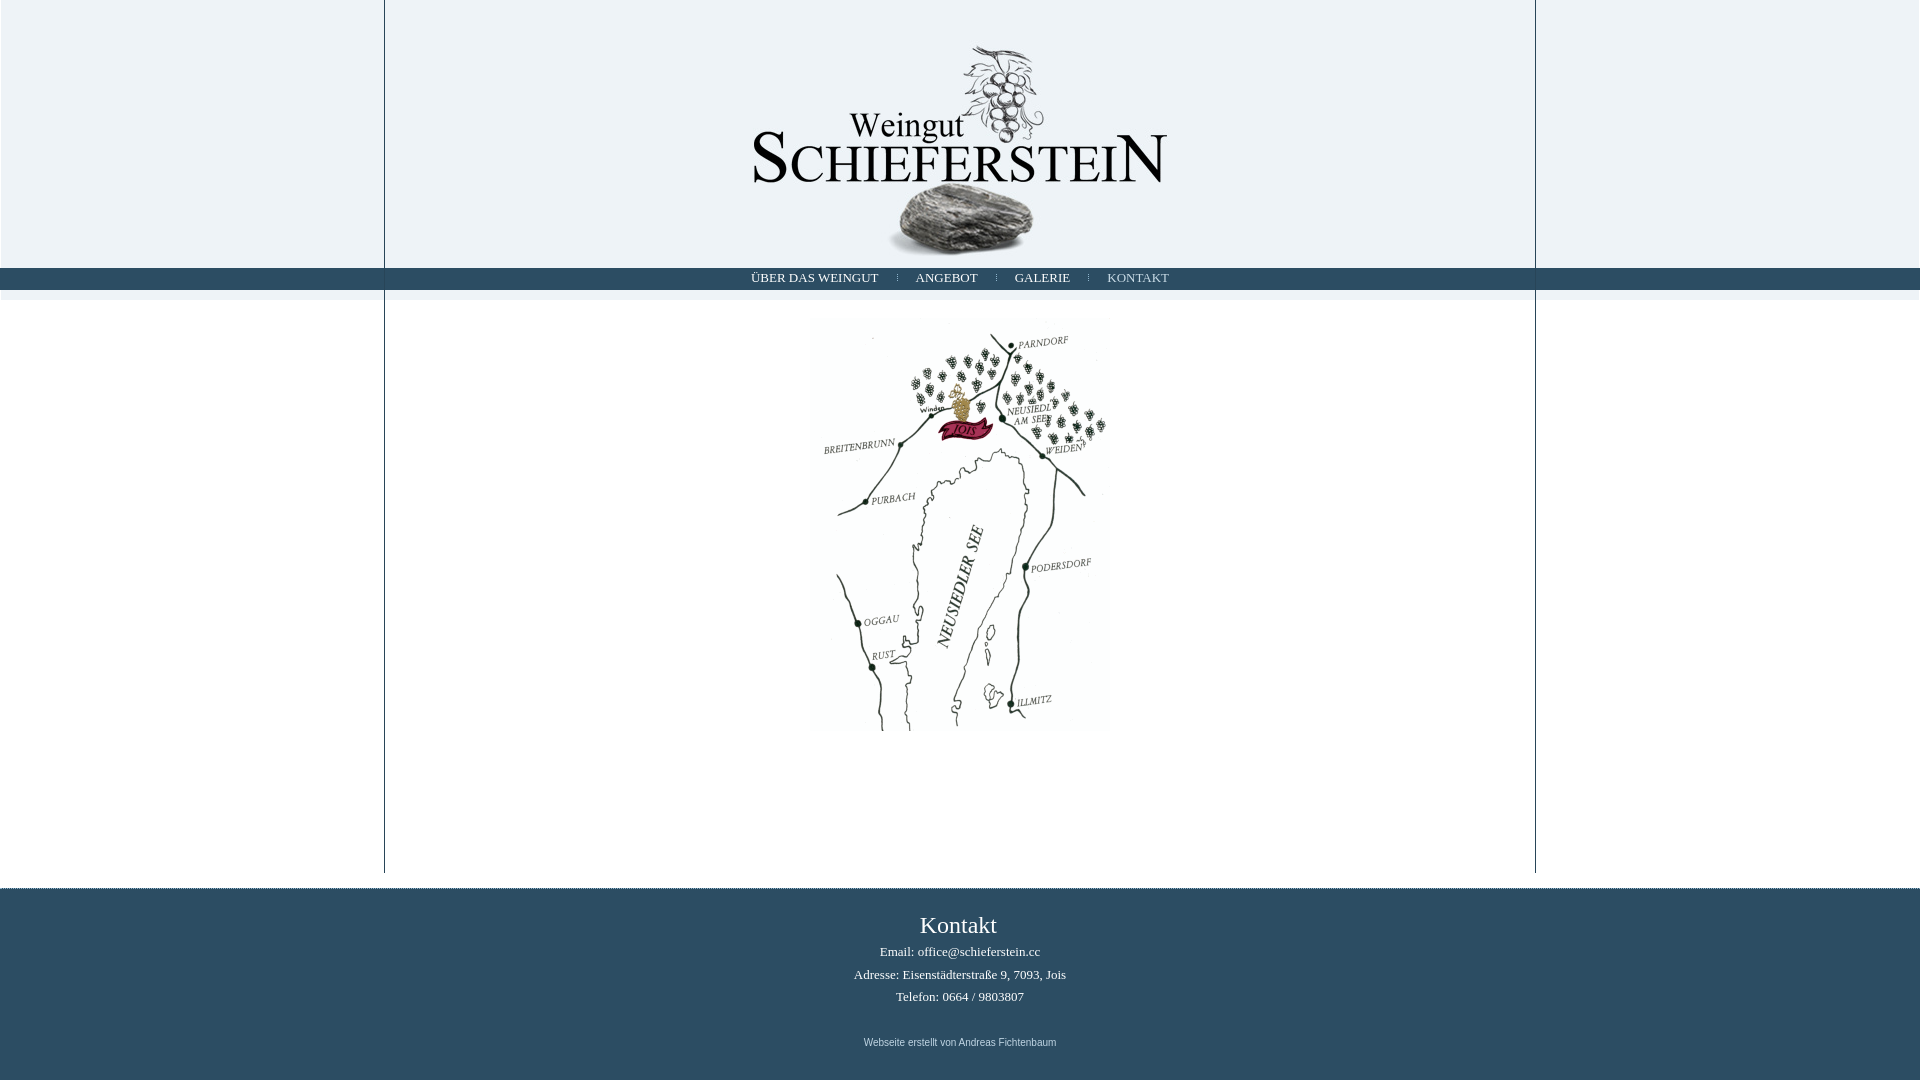 This screenshot has width=1920, height=1080. What do you see at coordinates (1137, 277) in the screenshot?
I see `'KONTAKT'` at bounding box center [1137, 277].